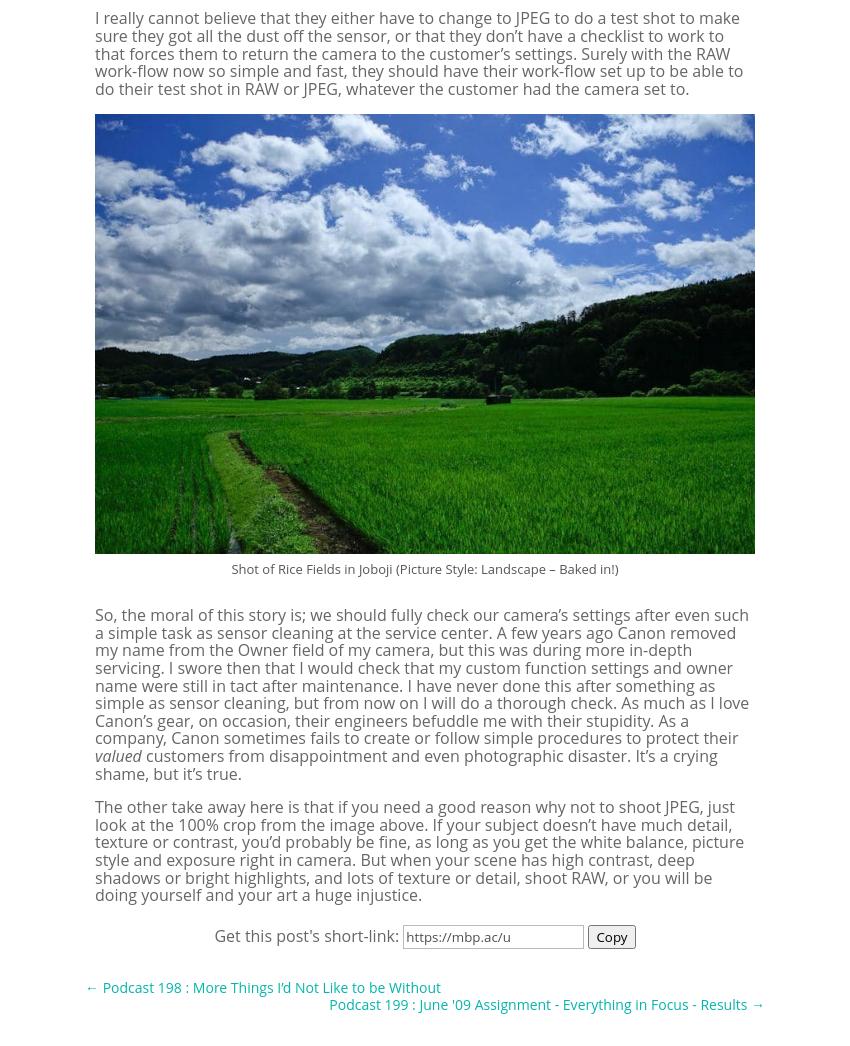  I want to click on 'Shot of Rice Fields in Joboji (Picture Style: Landscape – Baked in!)', so click(231, 566).